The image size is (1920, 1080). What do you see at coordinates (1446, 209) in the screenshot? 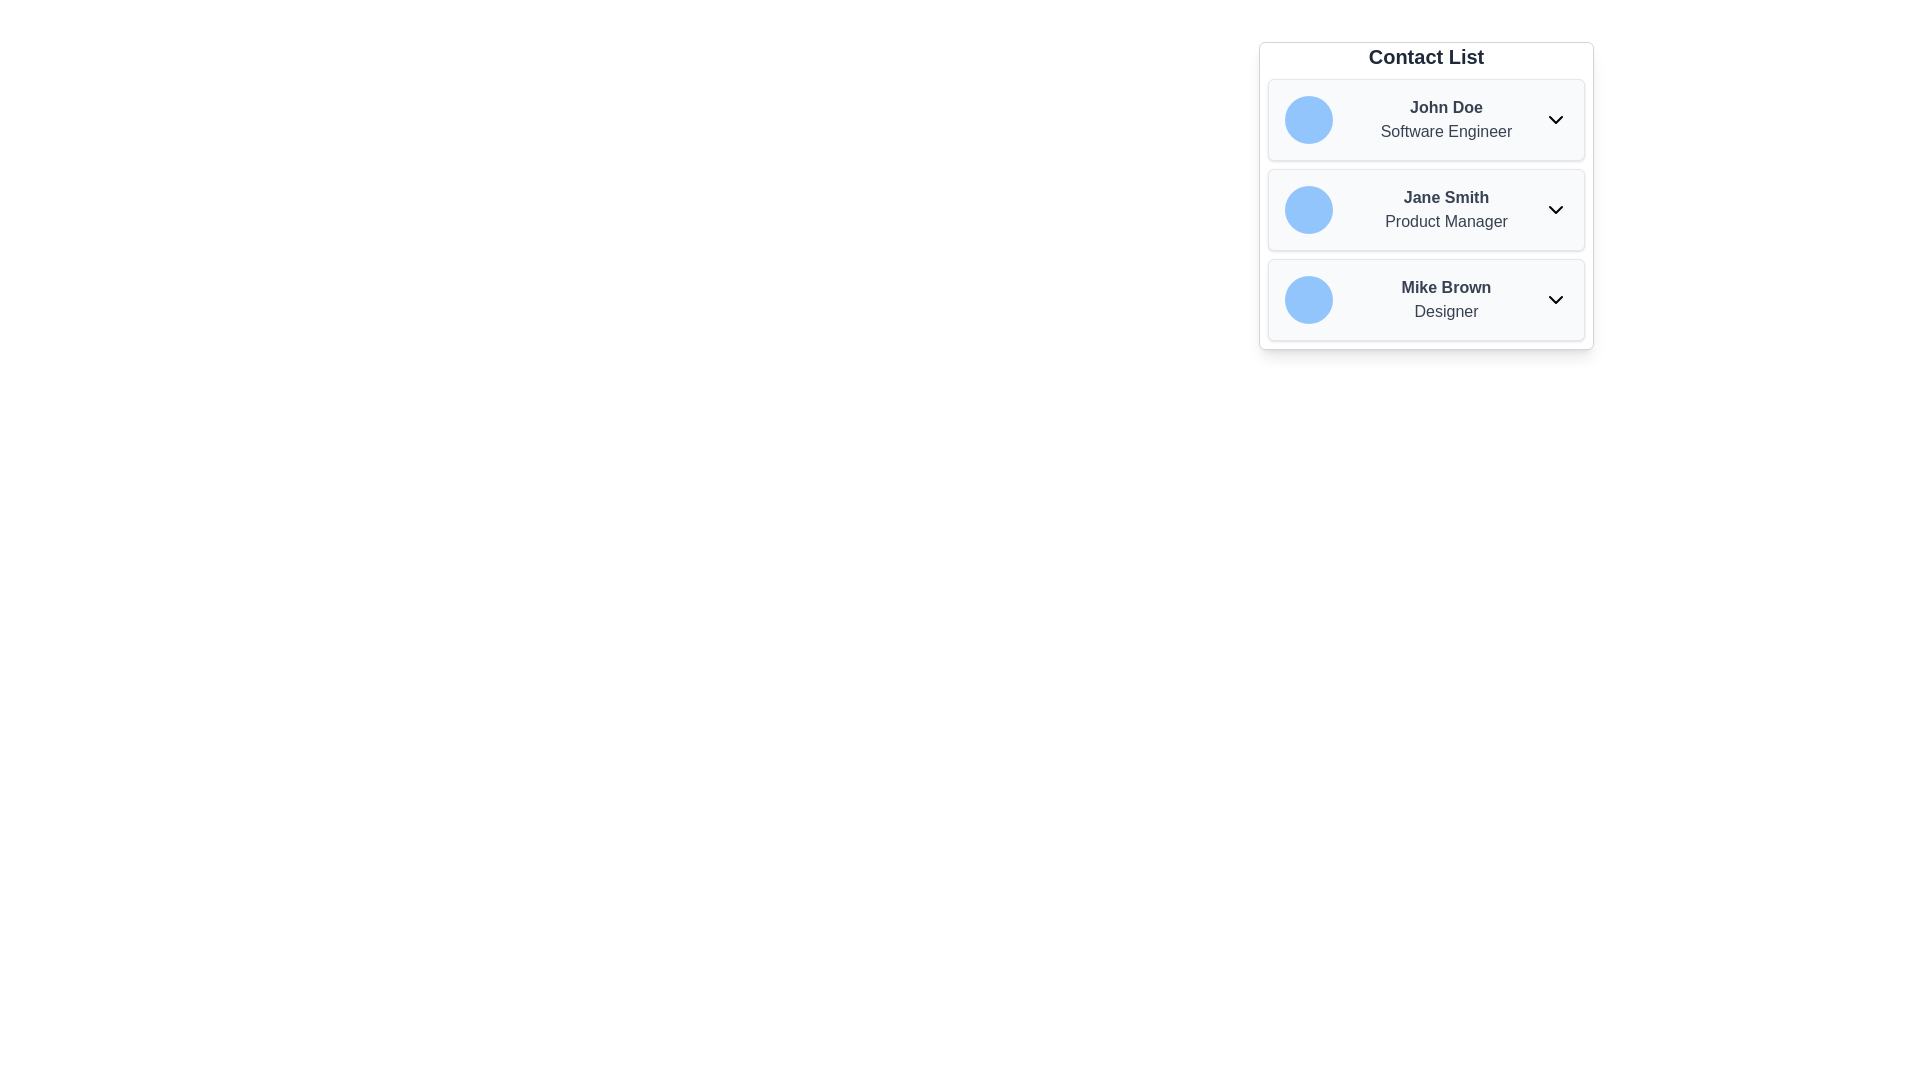
I see `the second contact entry in the contact list, which provides the name and job title of a contact` at bounding box center [1446, 209].